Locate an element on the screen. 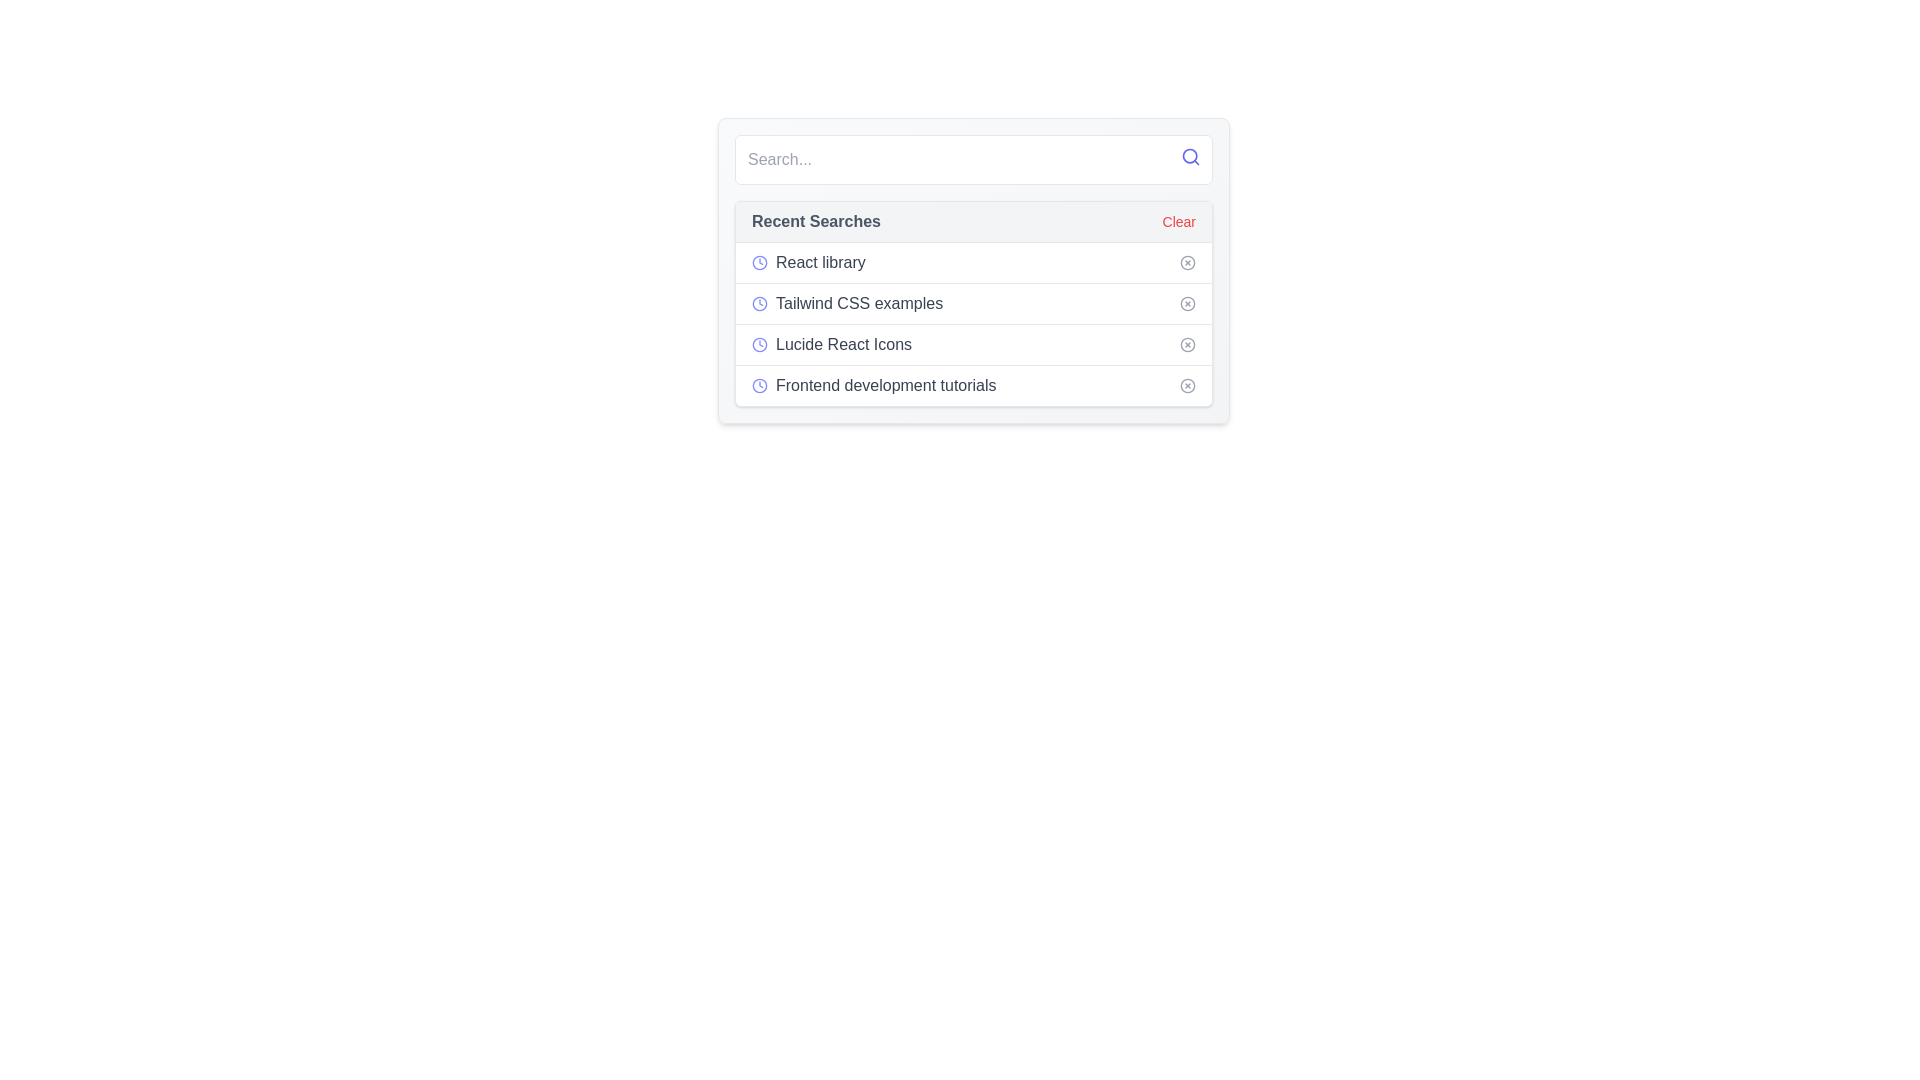 This screenshot has height=1080, width=1920. the SVG circle element that resembles a clock's border, located to the left of the text 'Frontend development tutorials' in the 'Recent Searches' section is located at coordinates (758, 385).